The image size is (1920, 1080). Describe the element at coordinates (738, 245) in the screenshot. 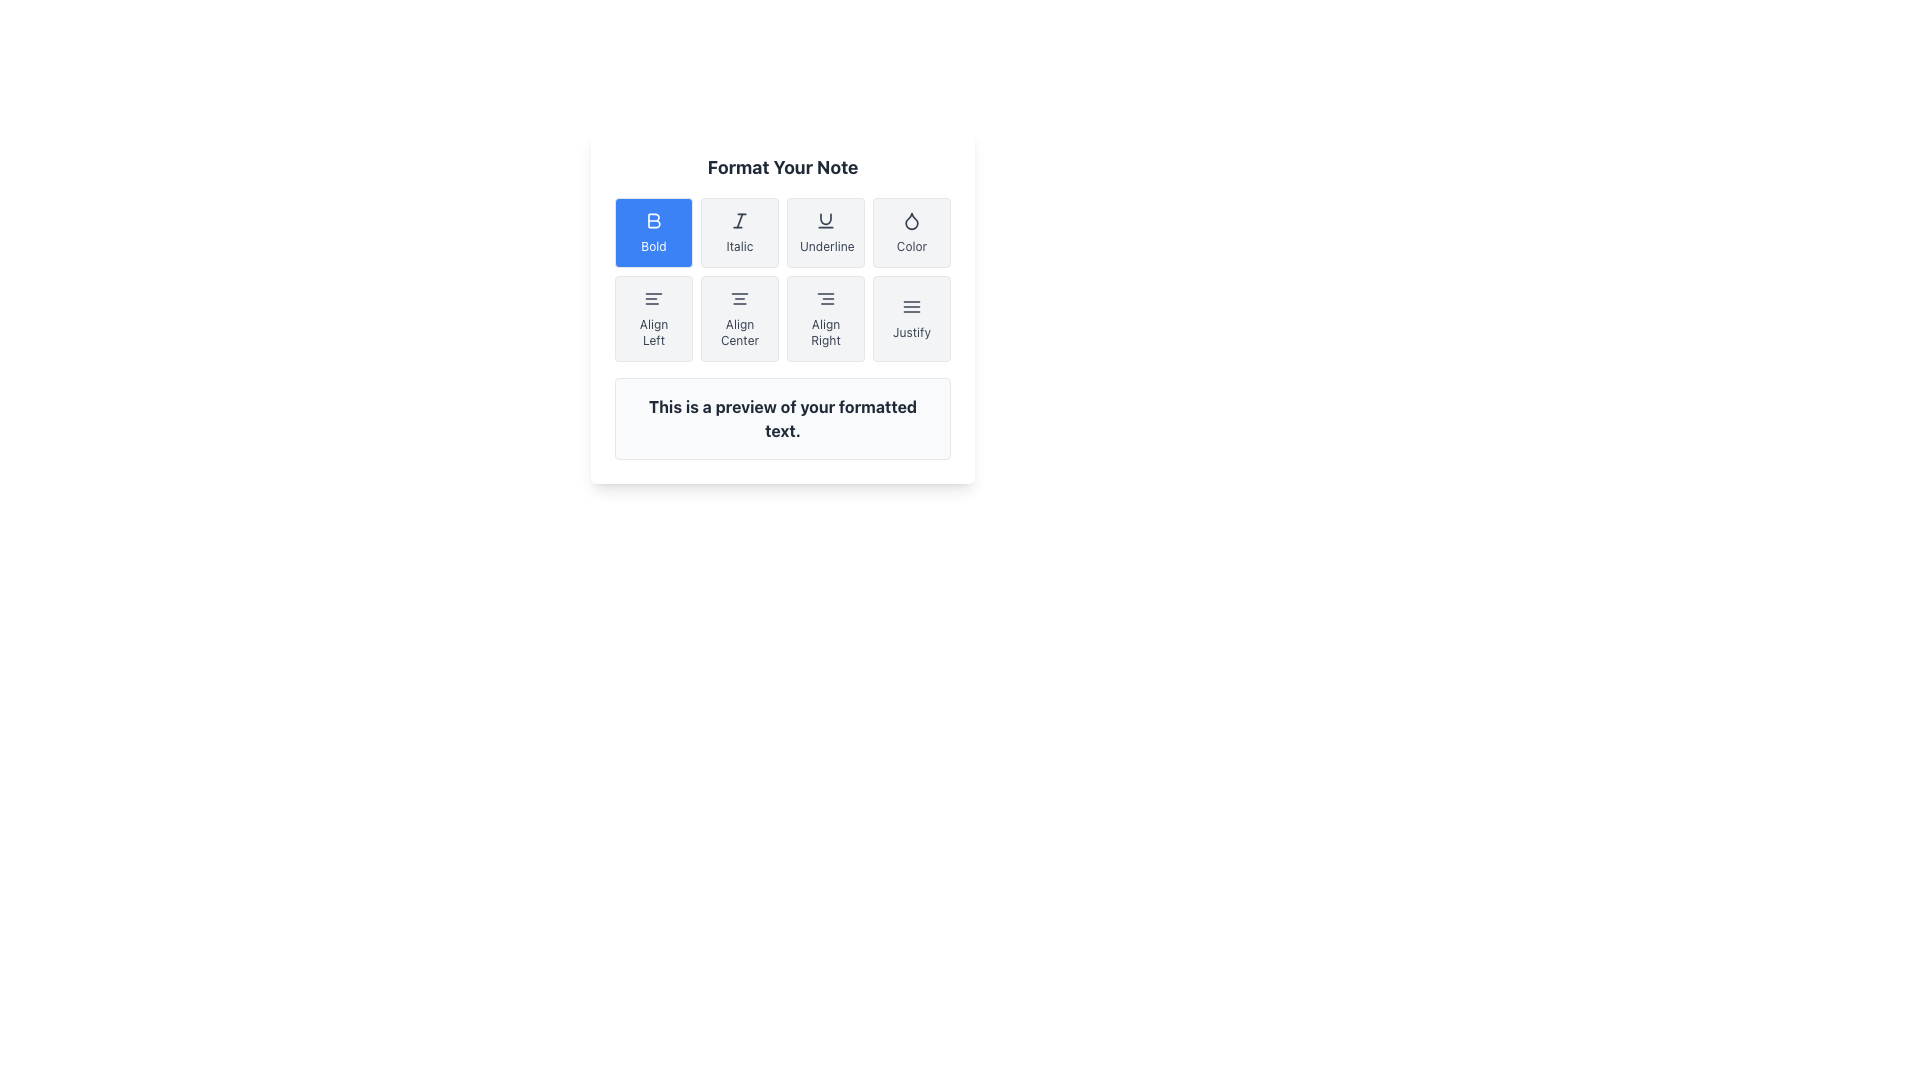

I see `text label displaying 'Italic', which is center-aligned and located below an italic icon in the formatting options section` at that location.